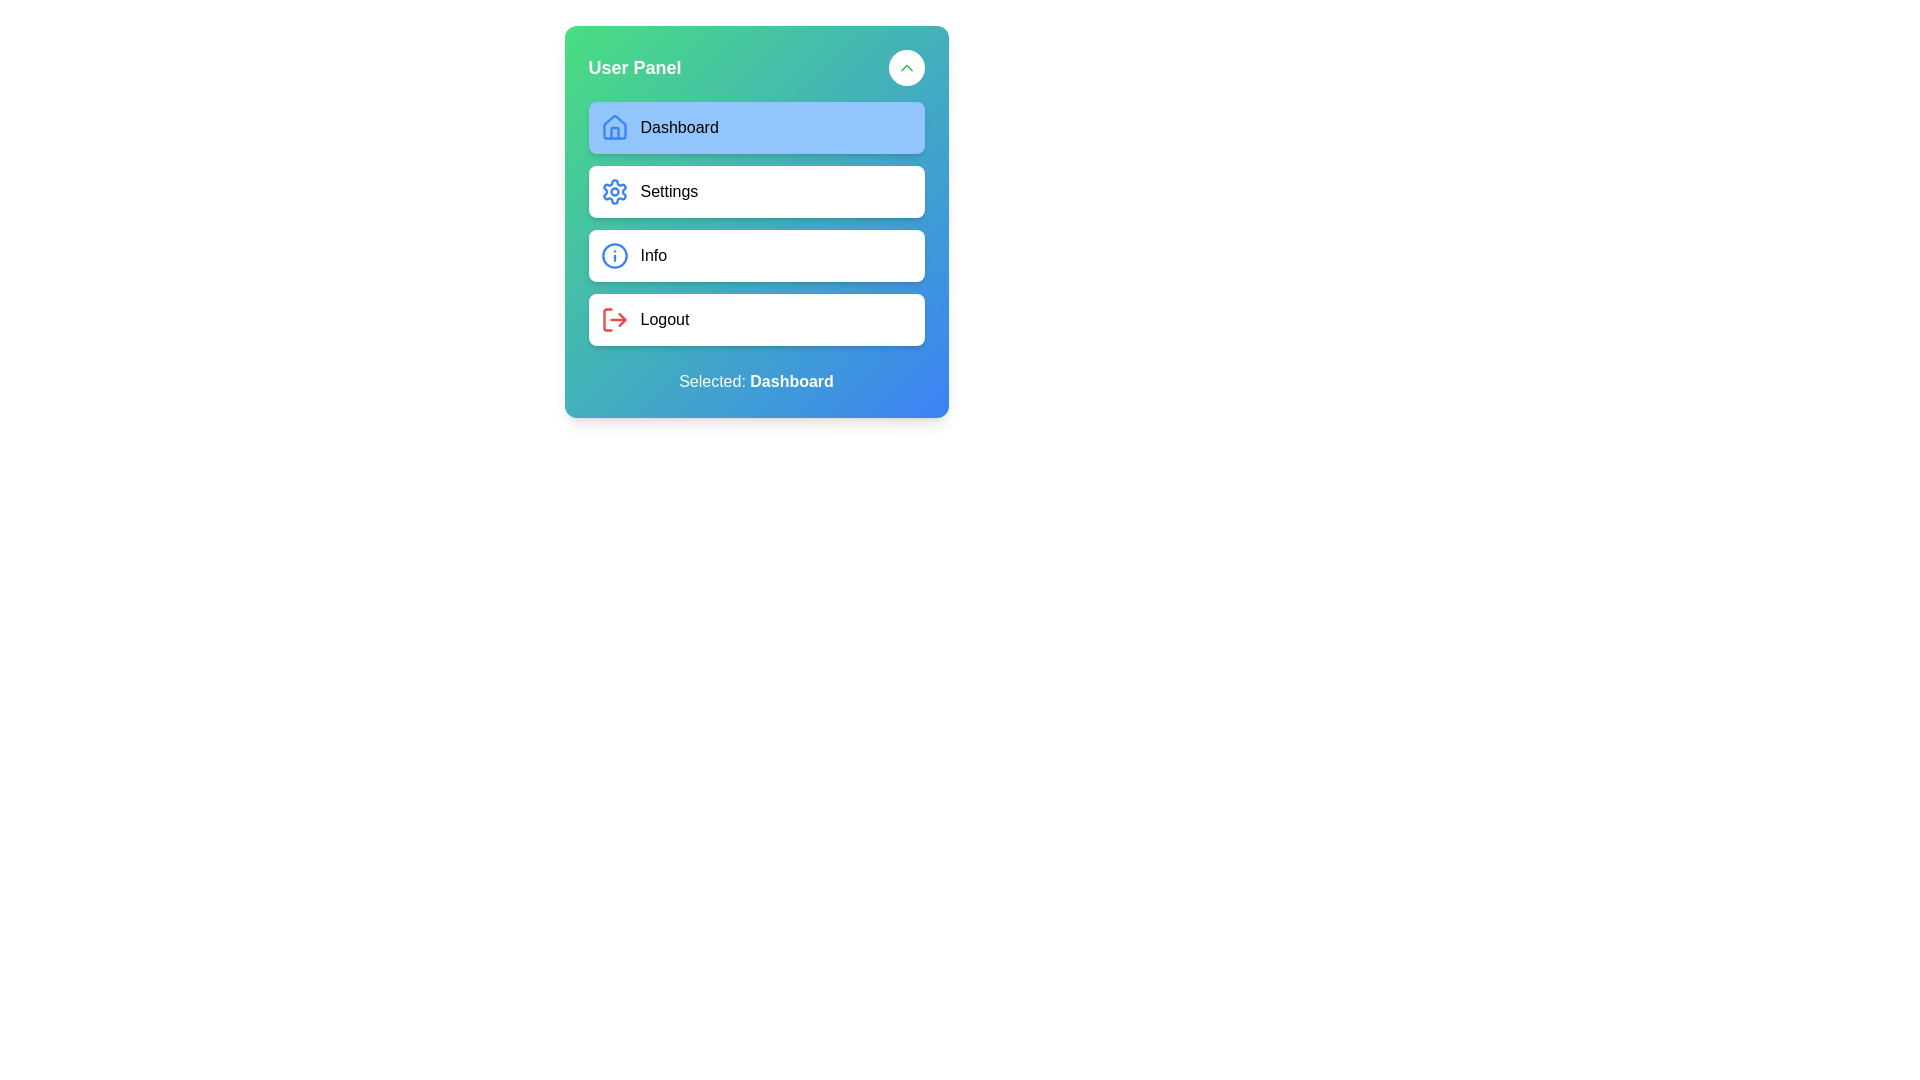 Image resolution: width=1920 pixels, height=1080 pixels. I want to click on the 'Info' SVG icon located to the left of the 'Info' label in the third interactive row of the sidebar menu for navigation assistance, so click(613, 254).